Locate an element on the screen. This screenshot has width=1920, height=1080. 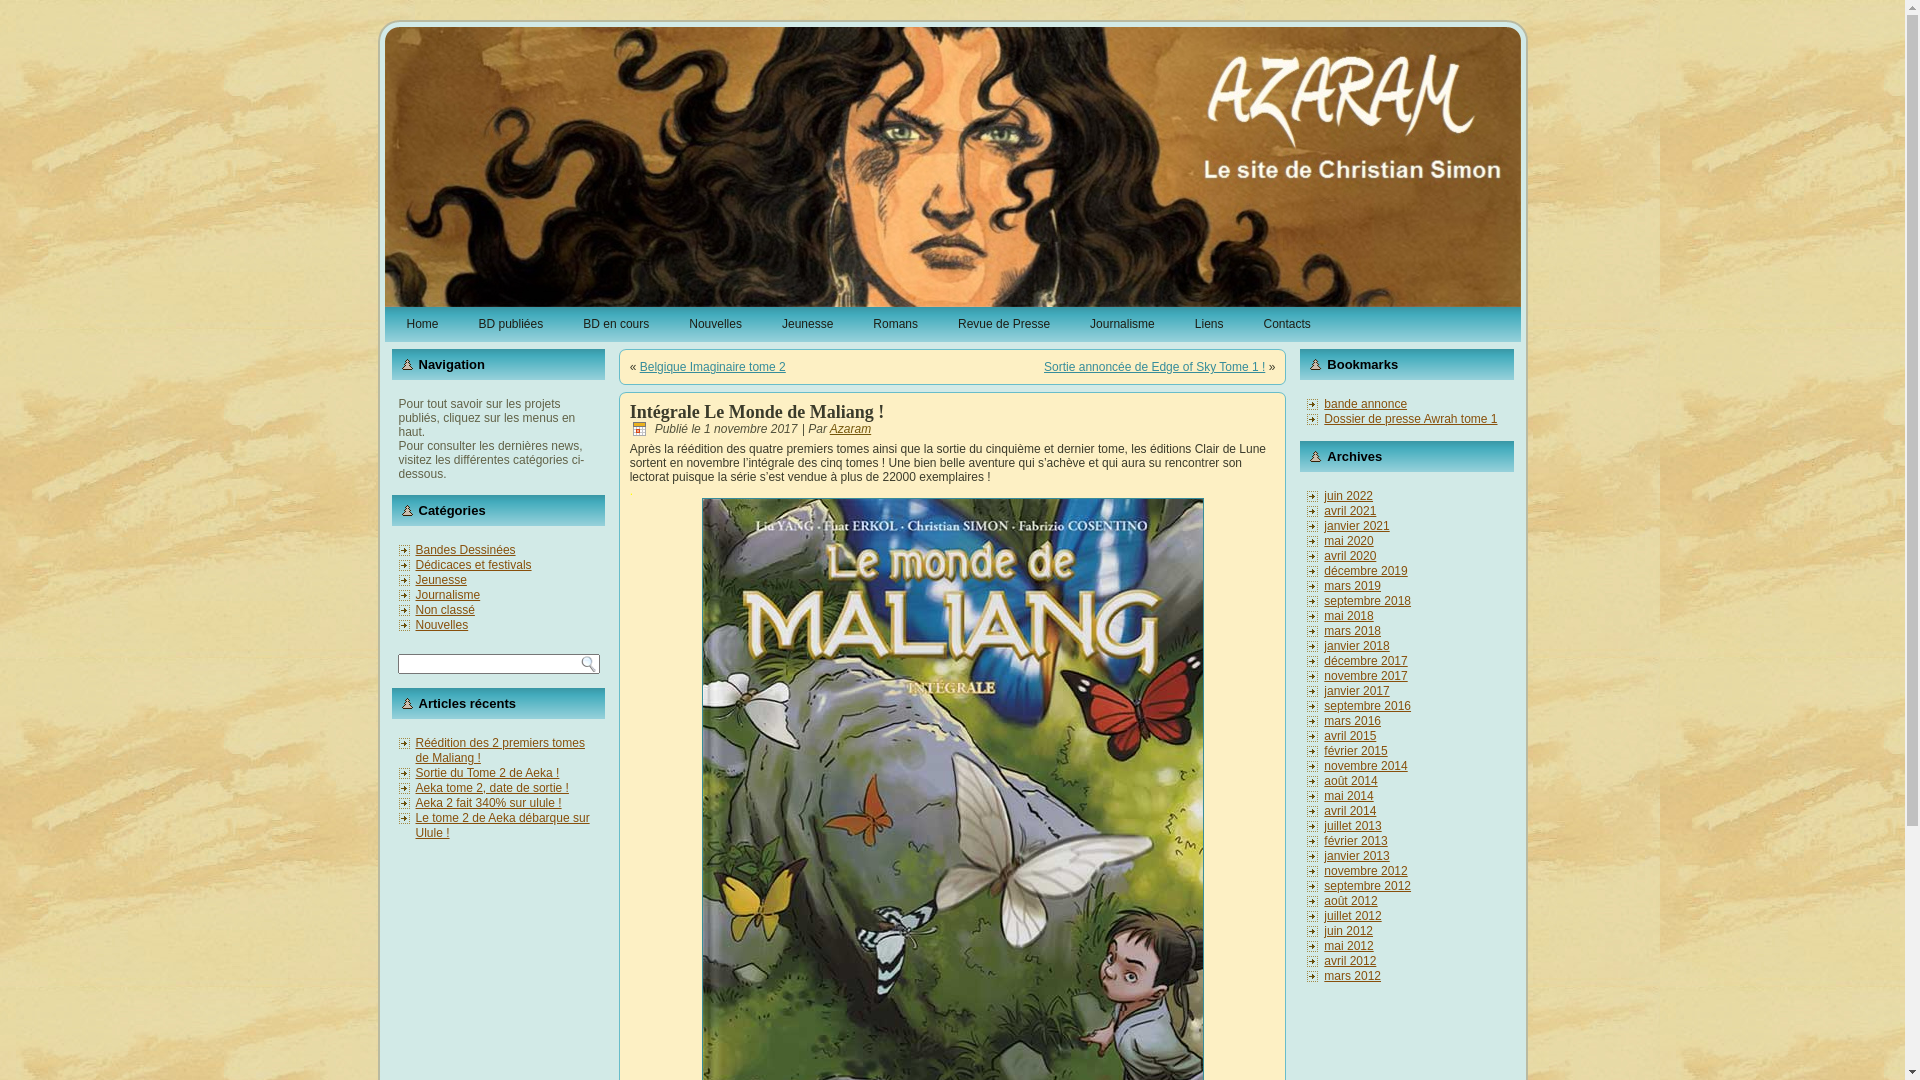
'janvier 2018' is located at coordinates (1356, 645).